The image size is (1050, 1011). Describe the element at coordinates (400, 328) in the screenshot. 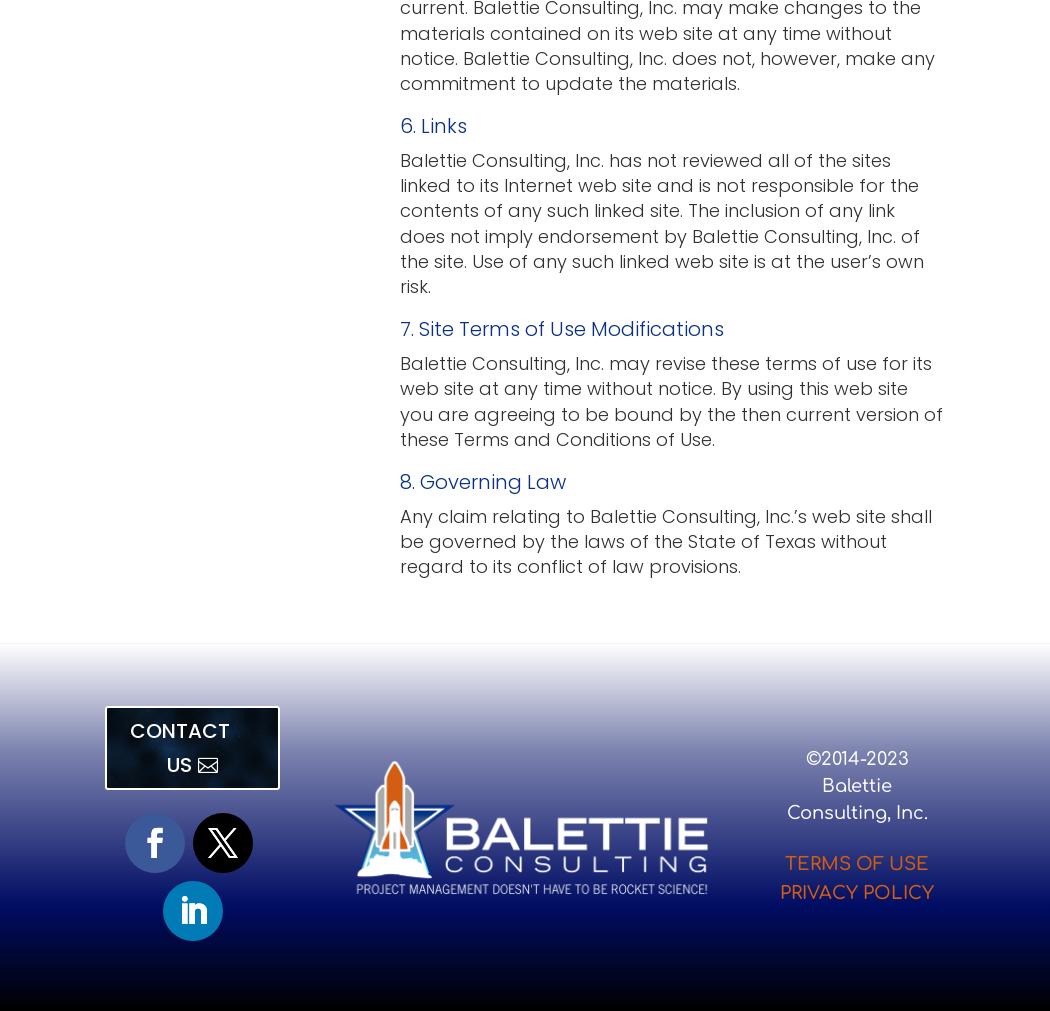

I see `'7. Site Terms of Use Modifications'` at that location.